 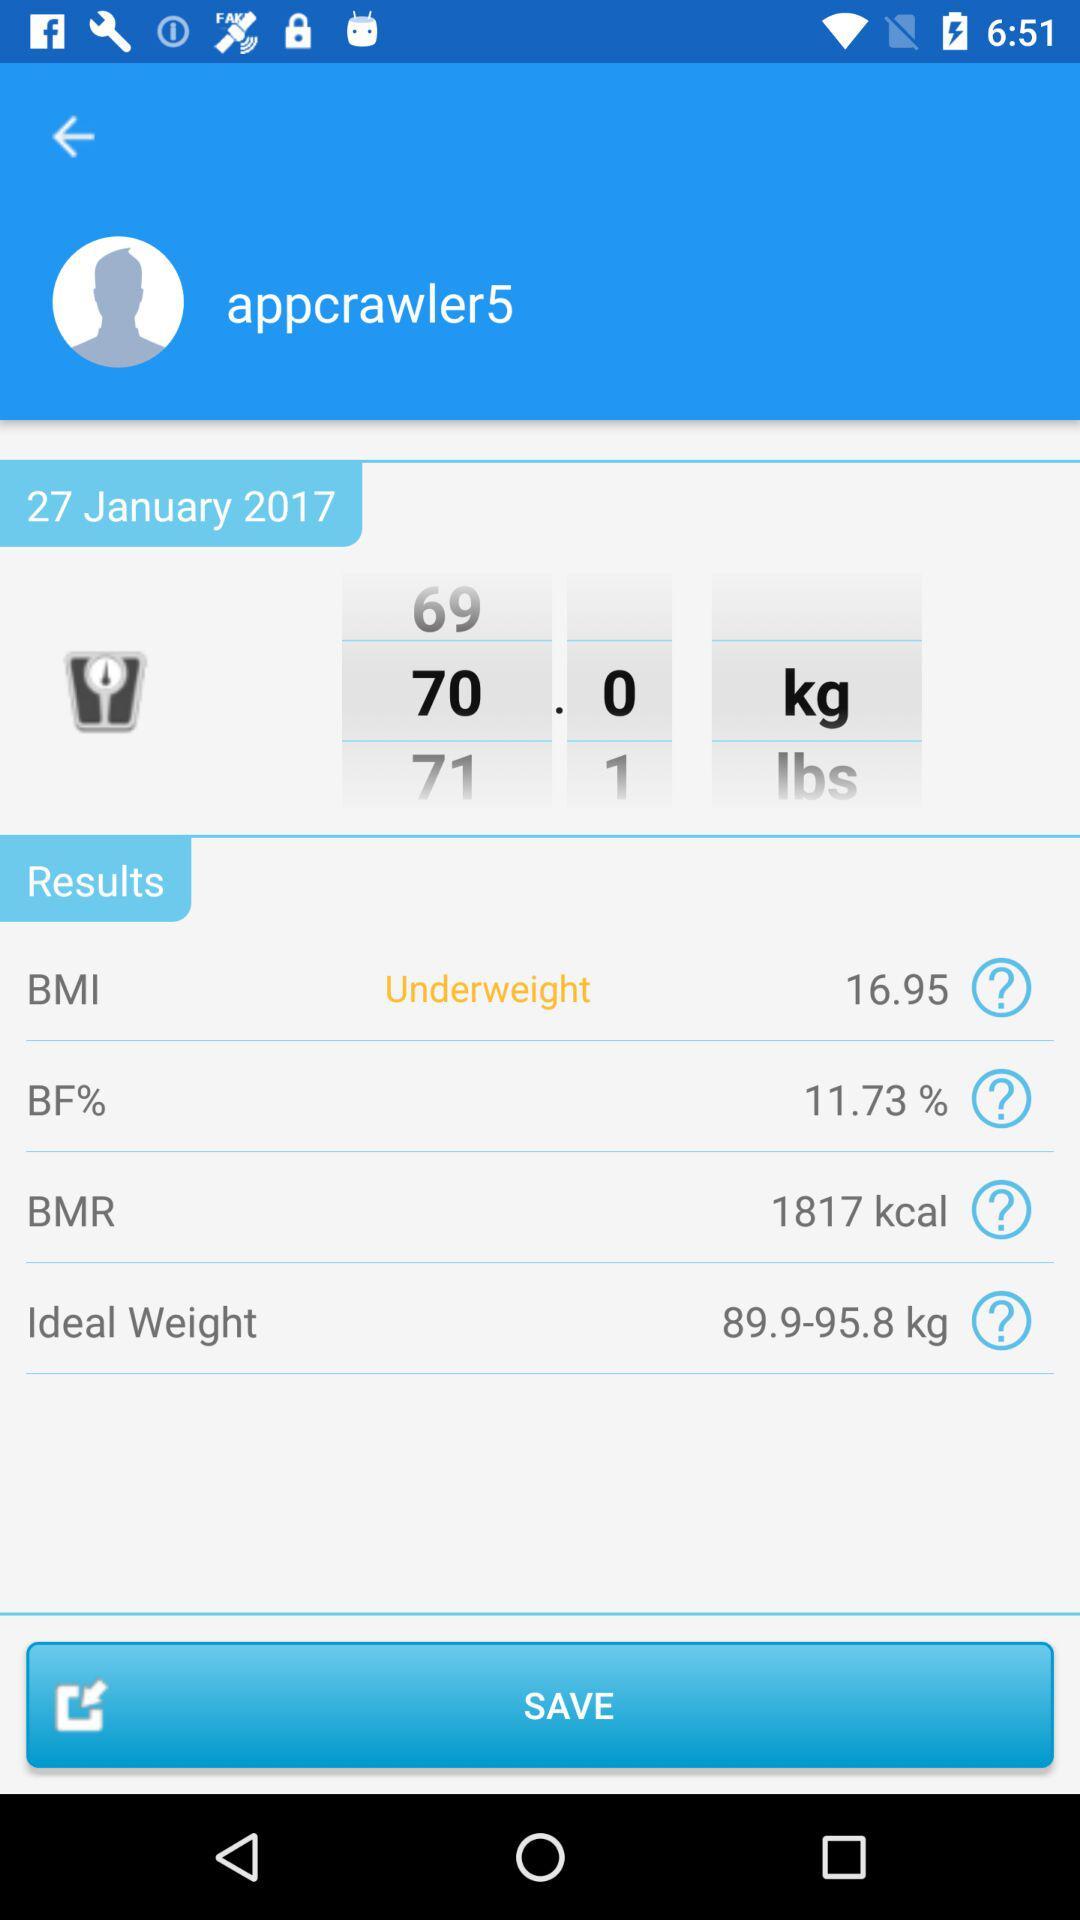 I want to click on click the questtion mark, so click(x=1001, y=987).